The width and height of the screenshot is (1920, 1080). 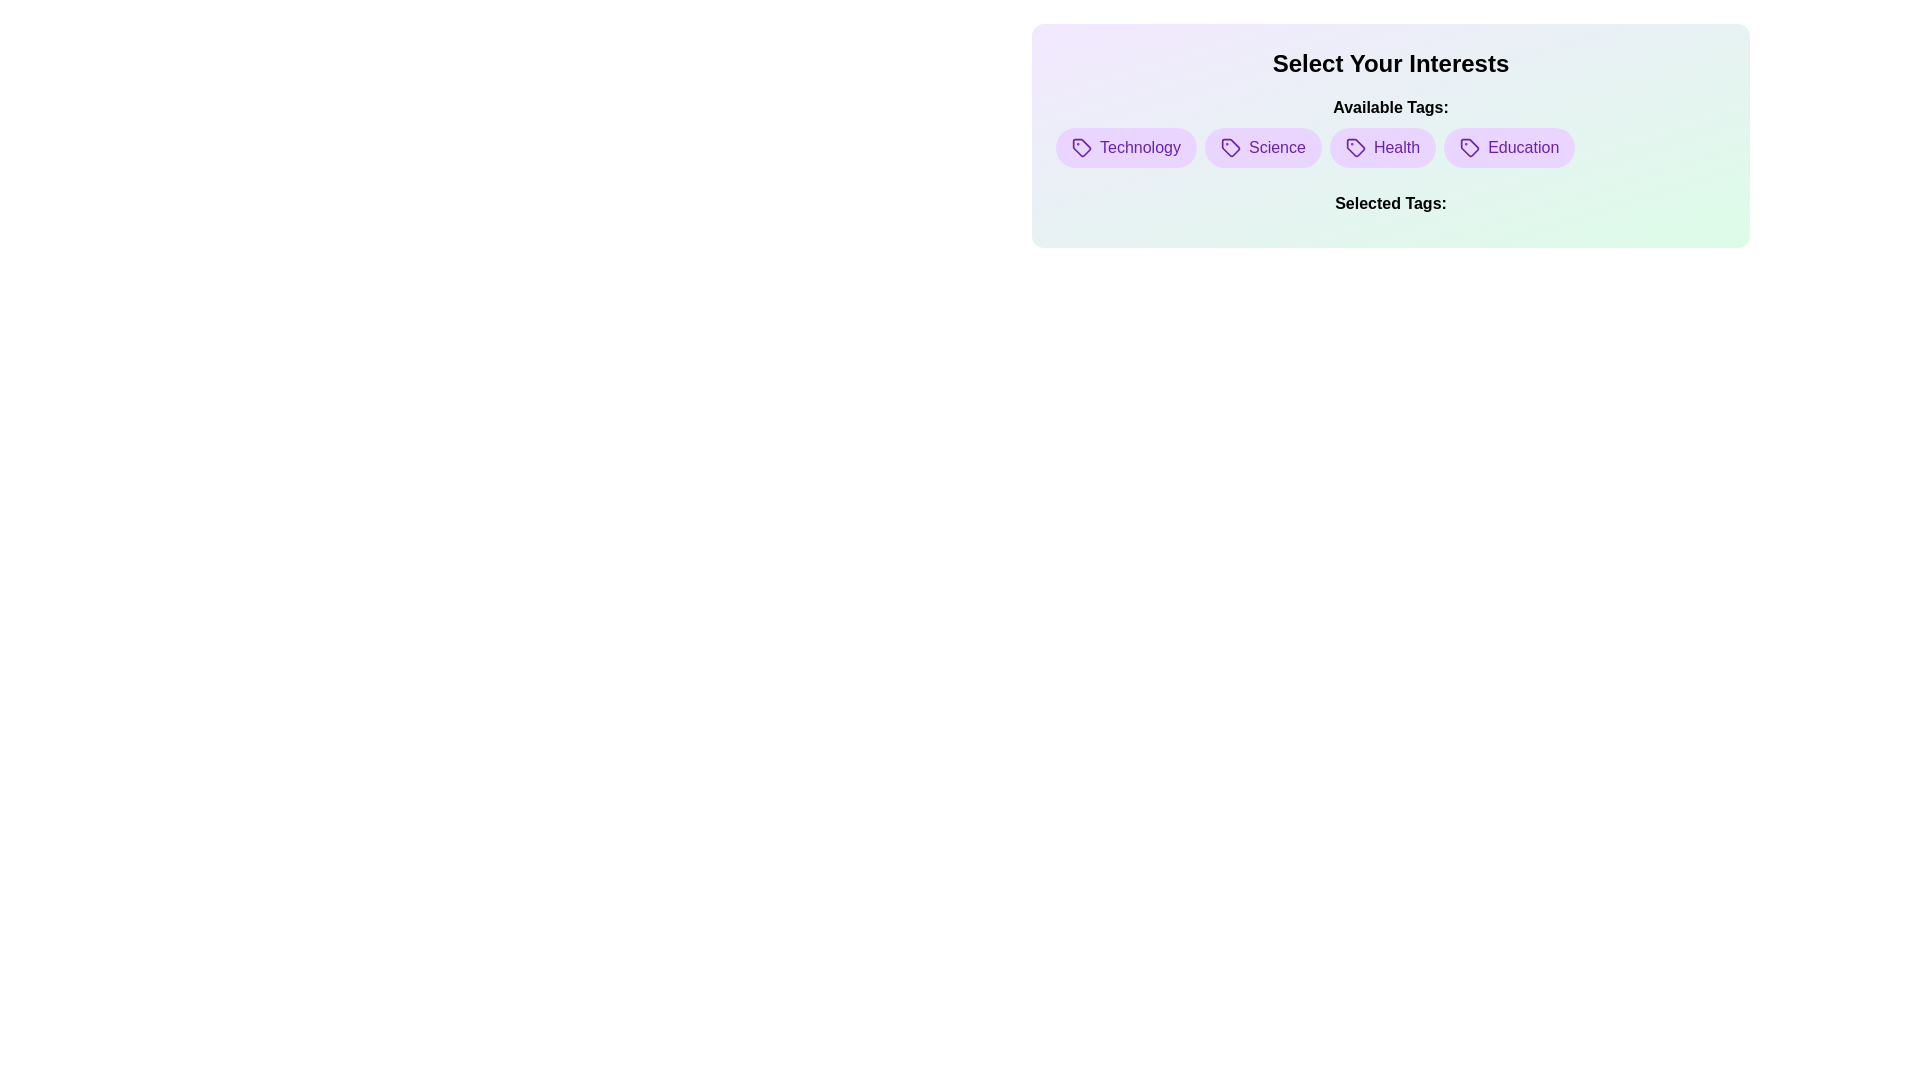 I want to click on the tag-like icon located in the 'Available Tags' section, which is the second icon from the left, adjacent to the 'Science' label, so click(x=1229, y=146).